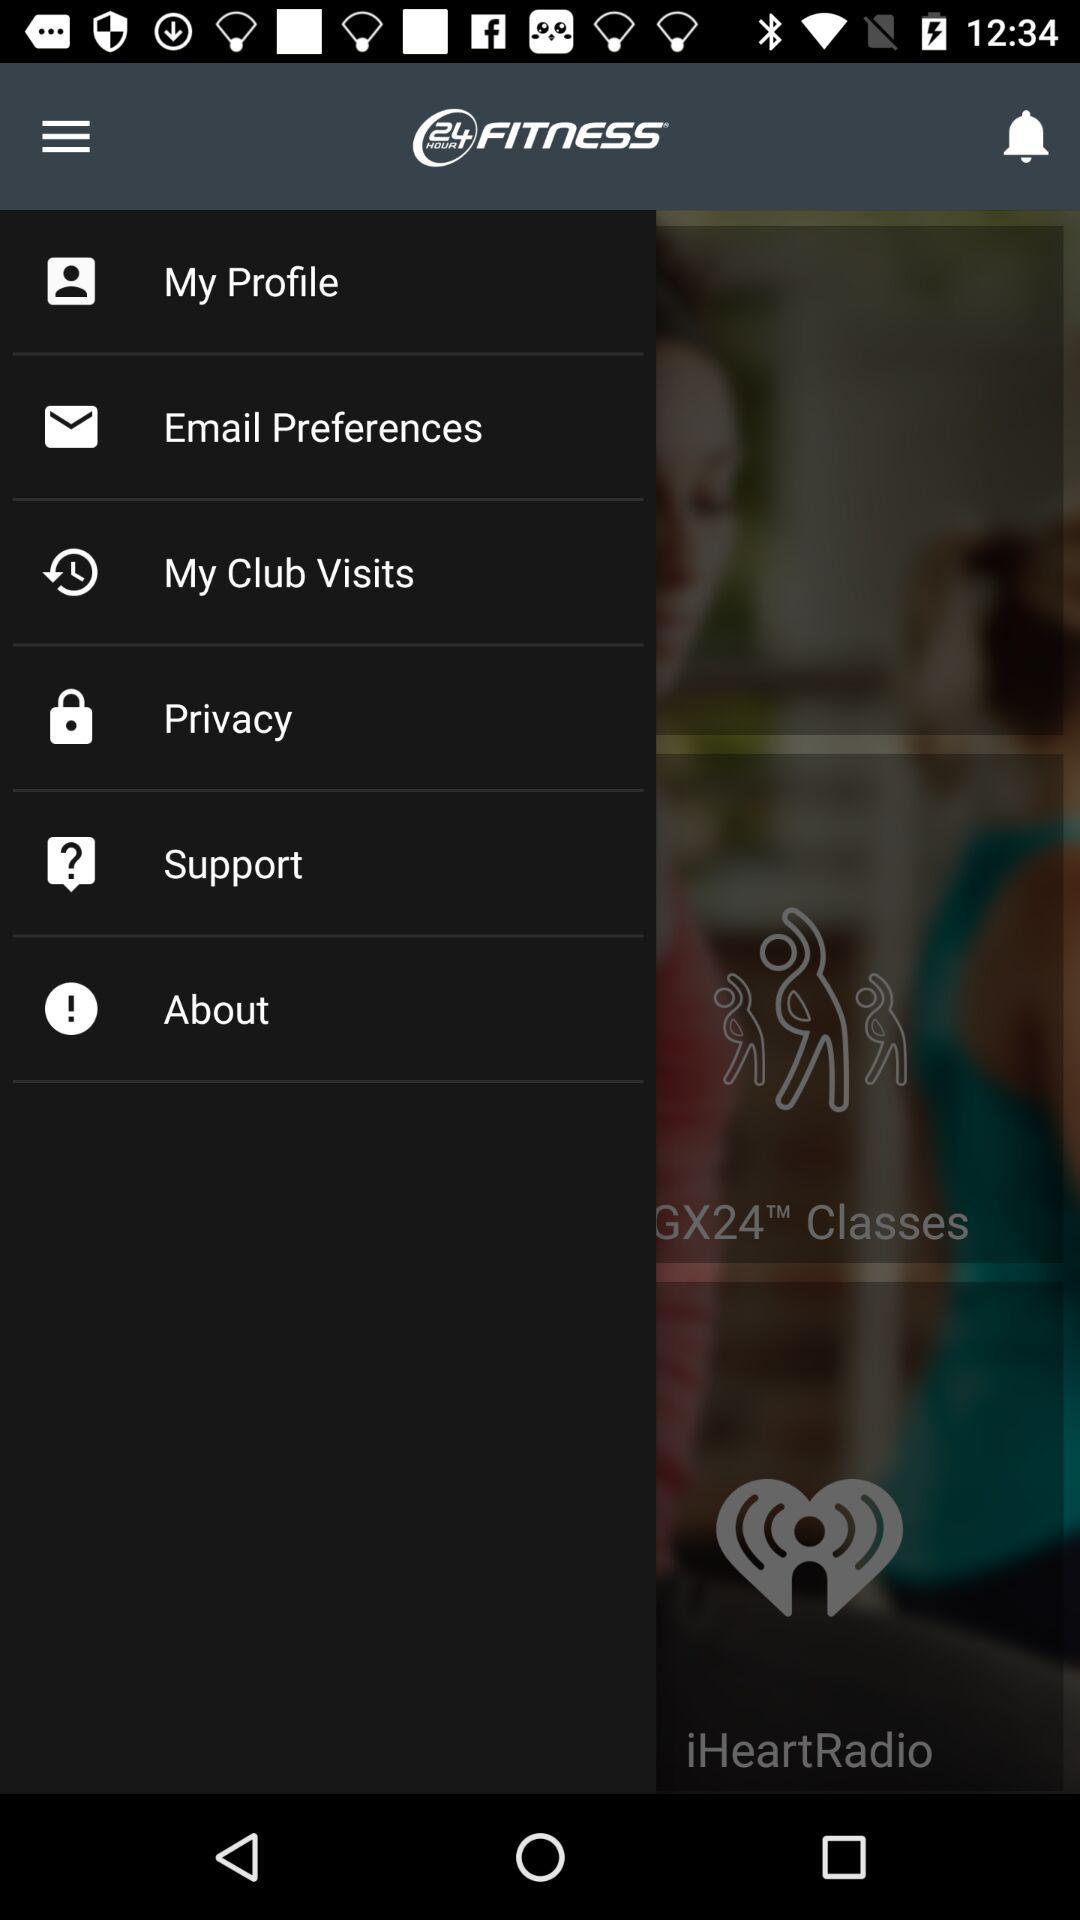 This screenshot has width=1080, height=1920. Describe the element at coordinates (810, 977) in the screenshot. I see `the first image` at that location.